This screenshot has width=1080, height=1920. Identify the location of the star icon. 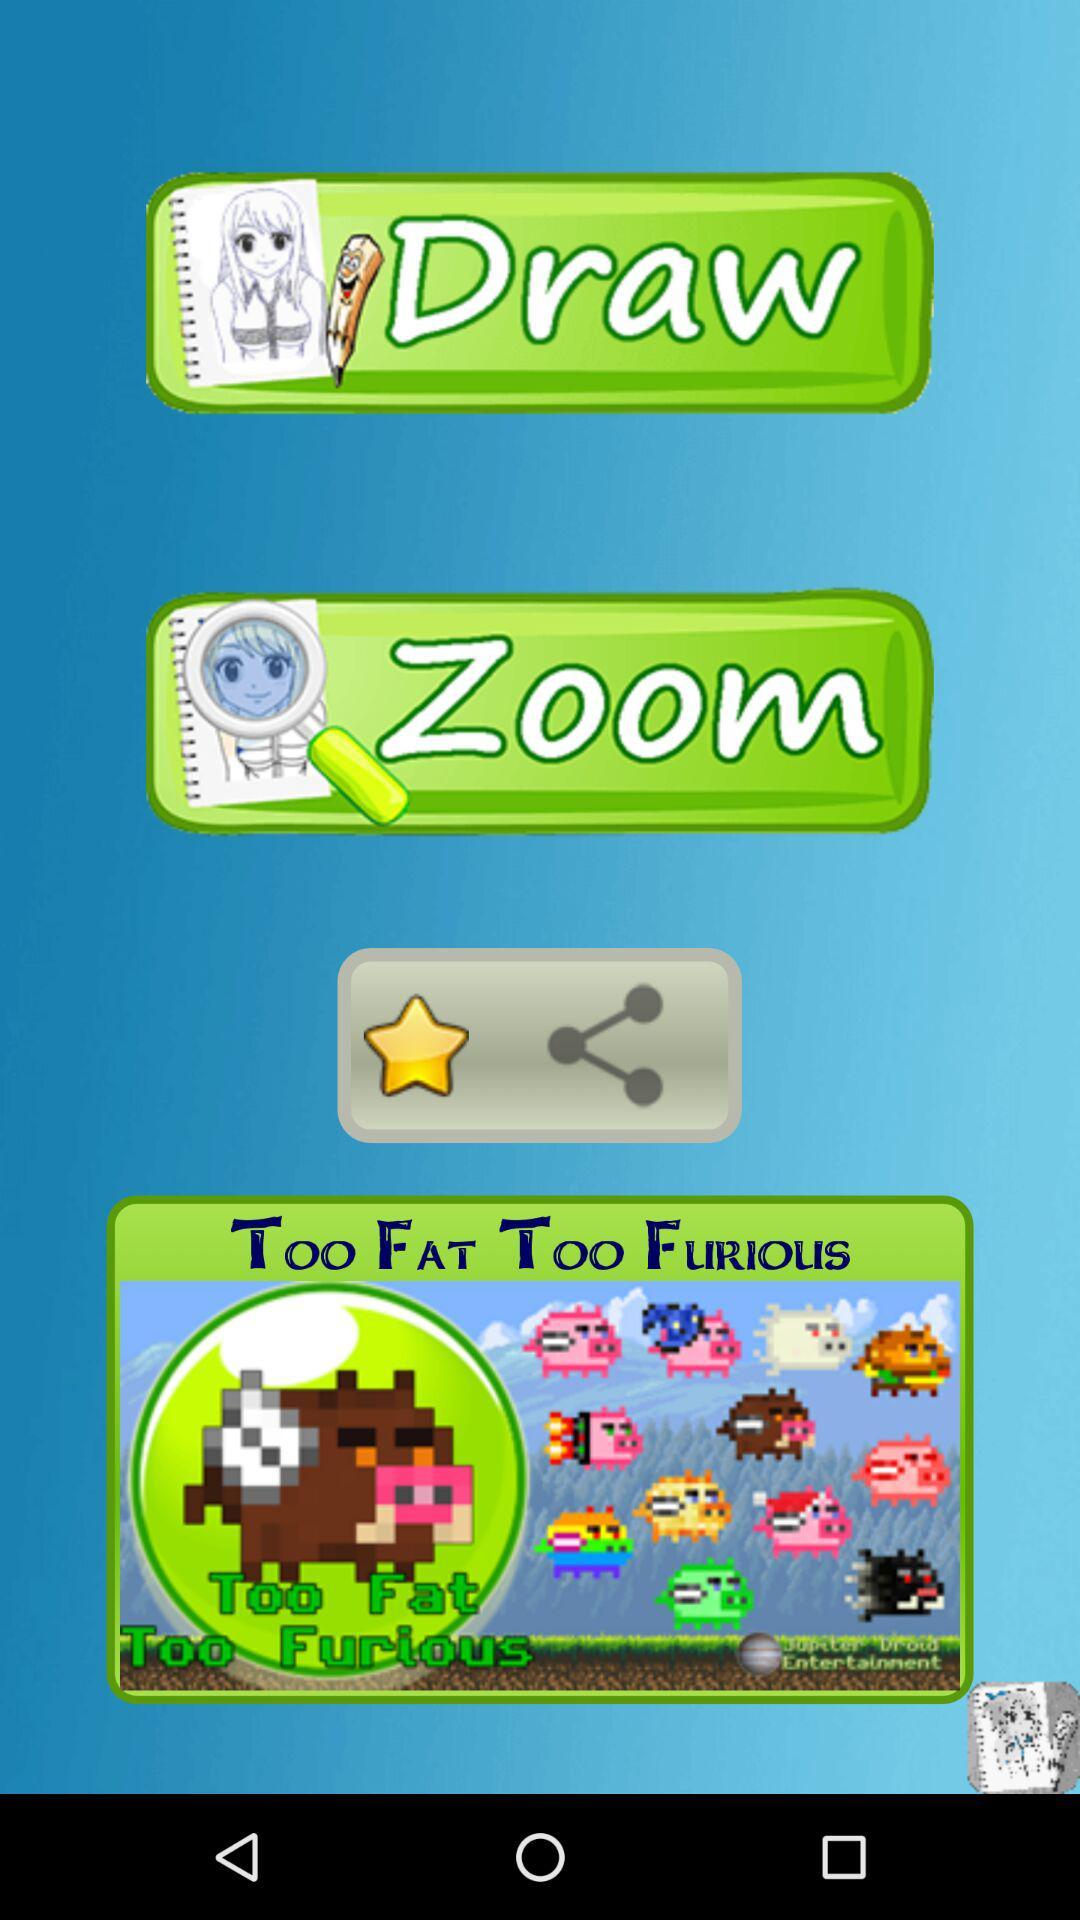
(415, 1117).